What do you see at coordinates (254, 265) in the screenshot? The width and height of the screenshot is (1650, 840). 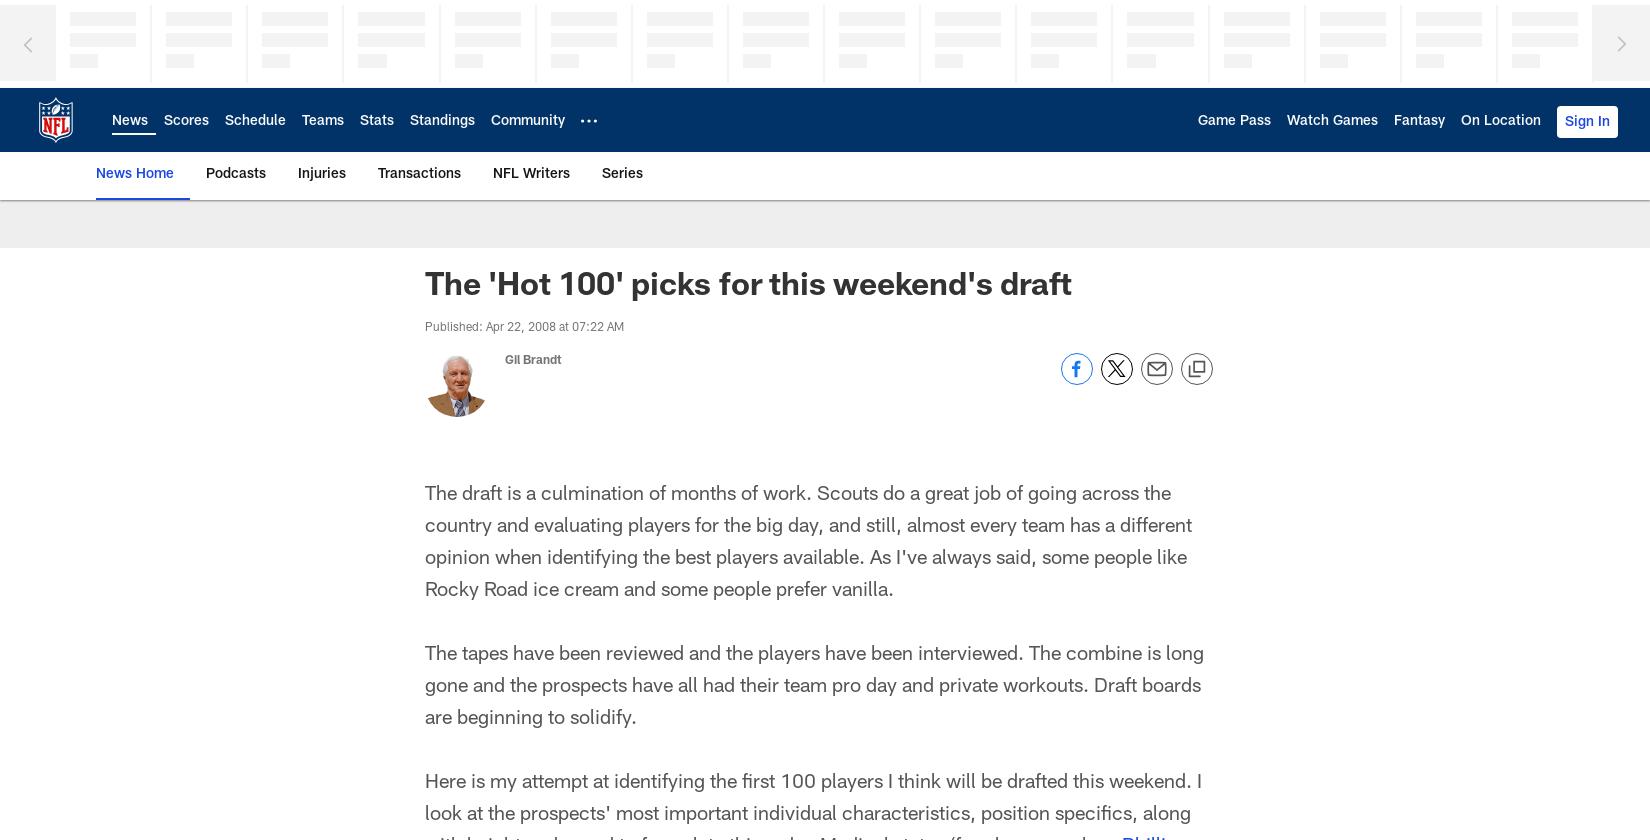 I see `'SNF'` at bounding box center [254, 265].